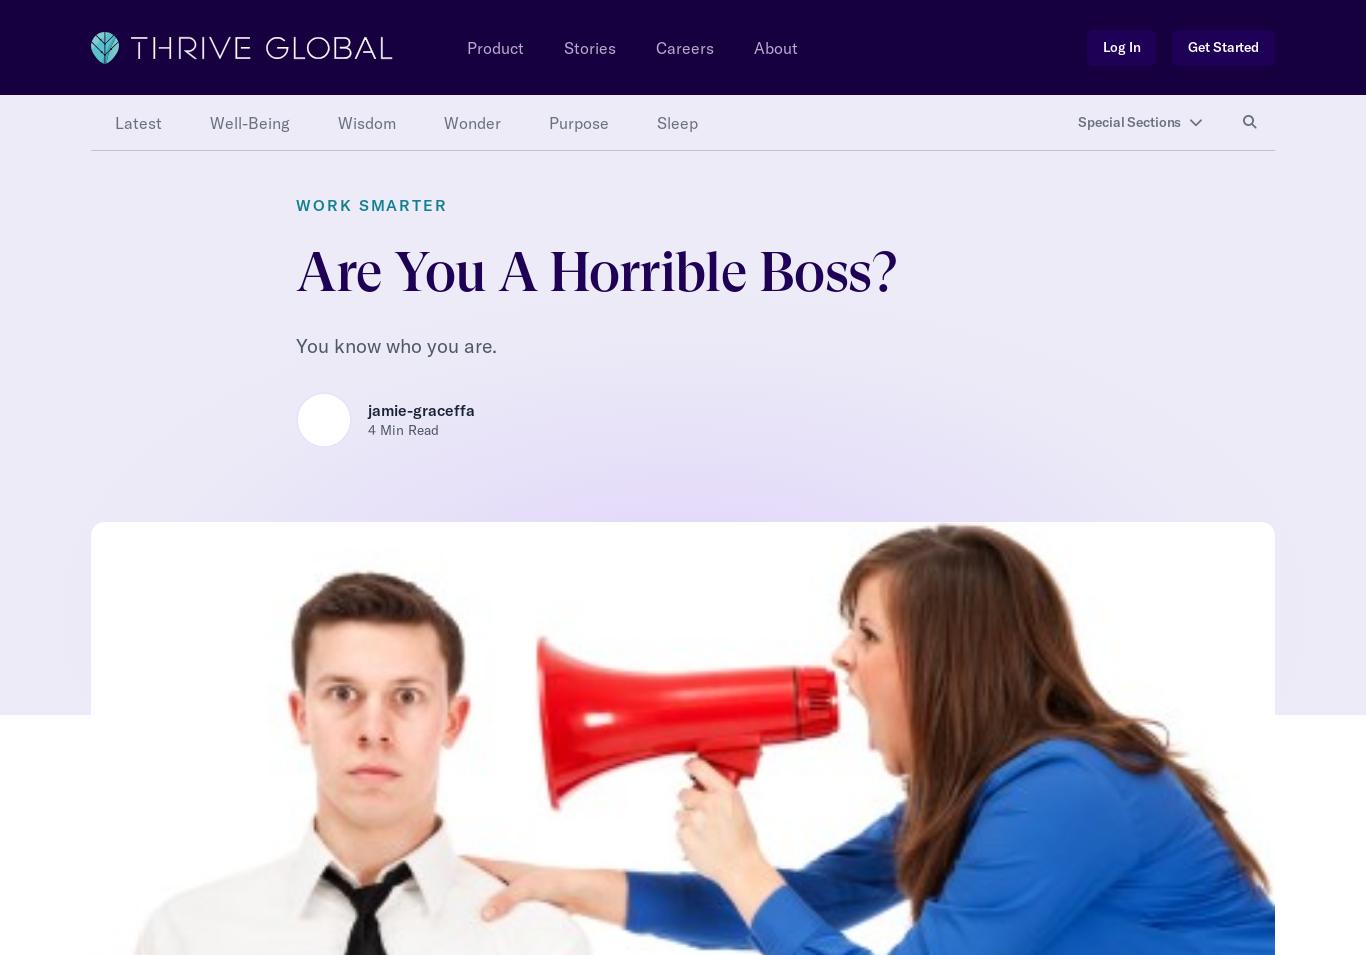  I want to click on '· If your company offers an employee engagement survey, fill it out honestly. Hopefully the data is reviewed and some corrective action taken.', so click(647, 134).